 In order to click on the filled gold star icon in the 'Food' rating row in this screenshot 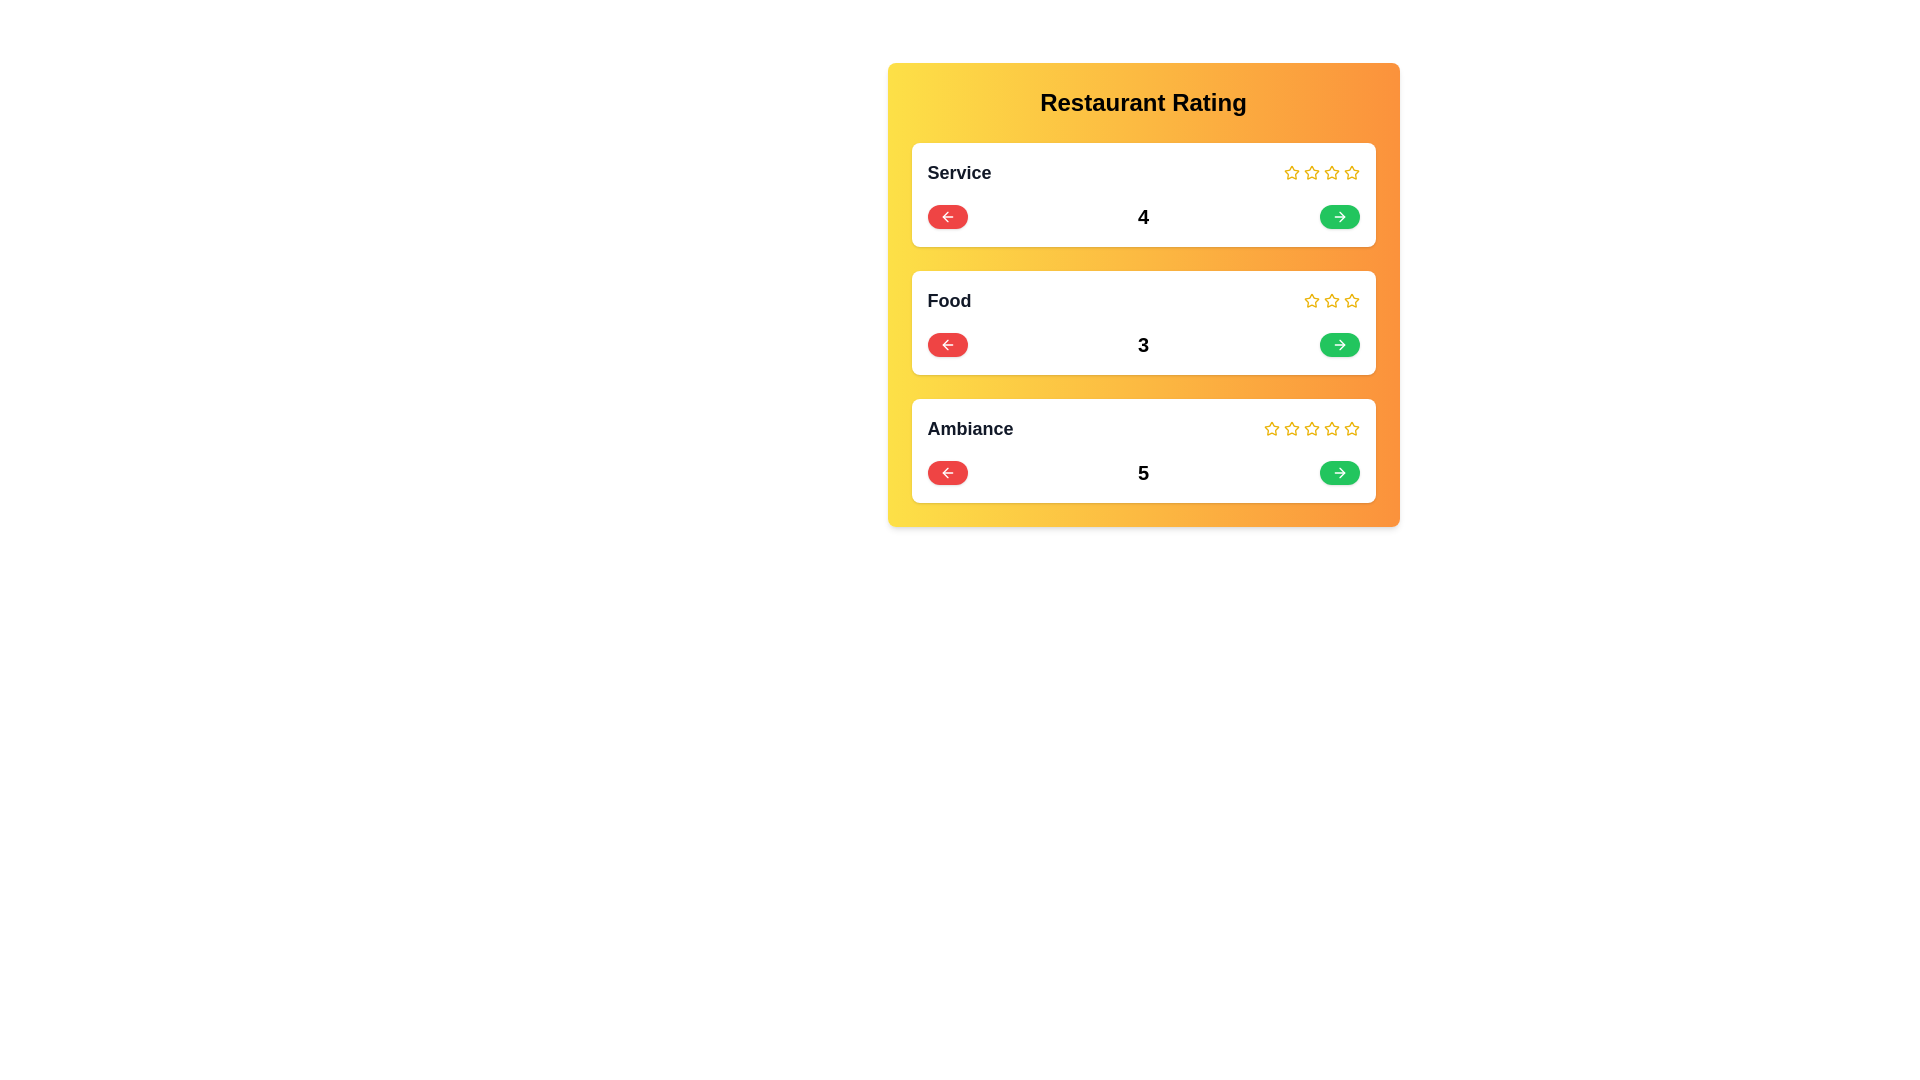, I will do `click(1310, 300)`.